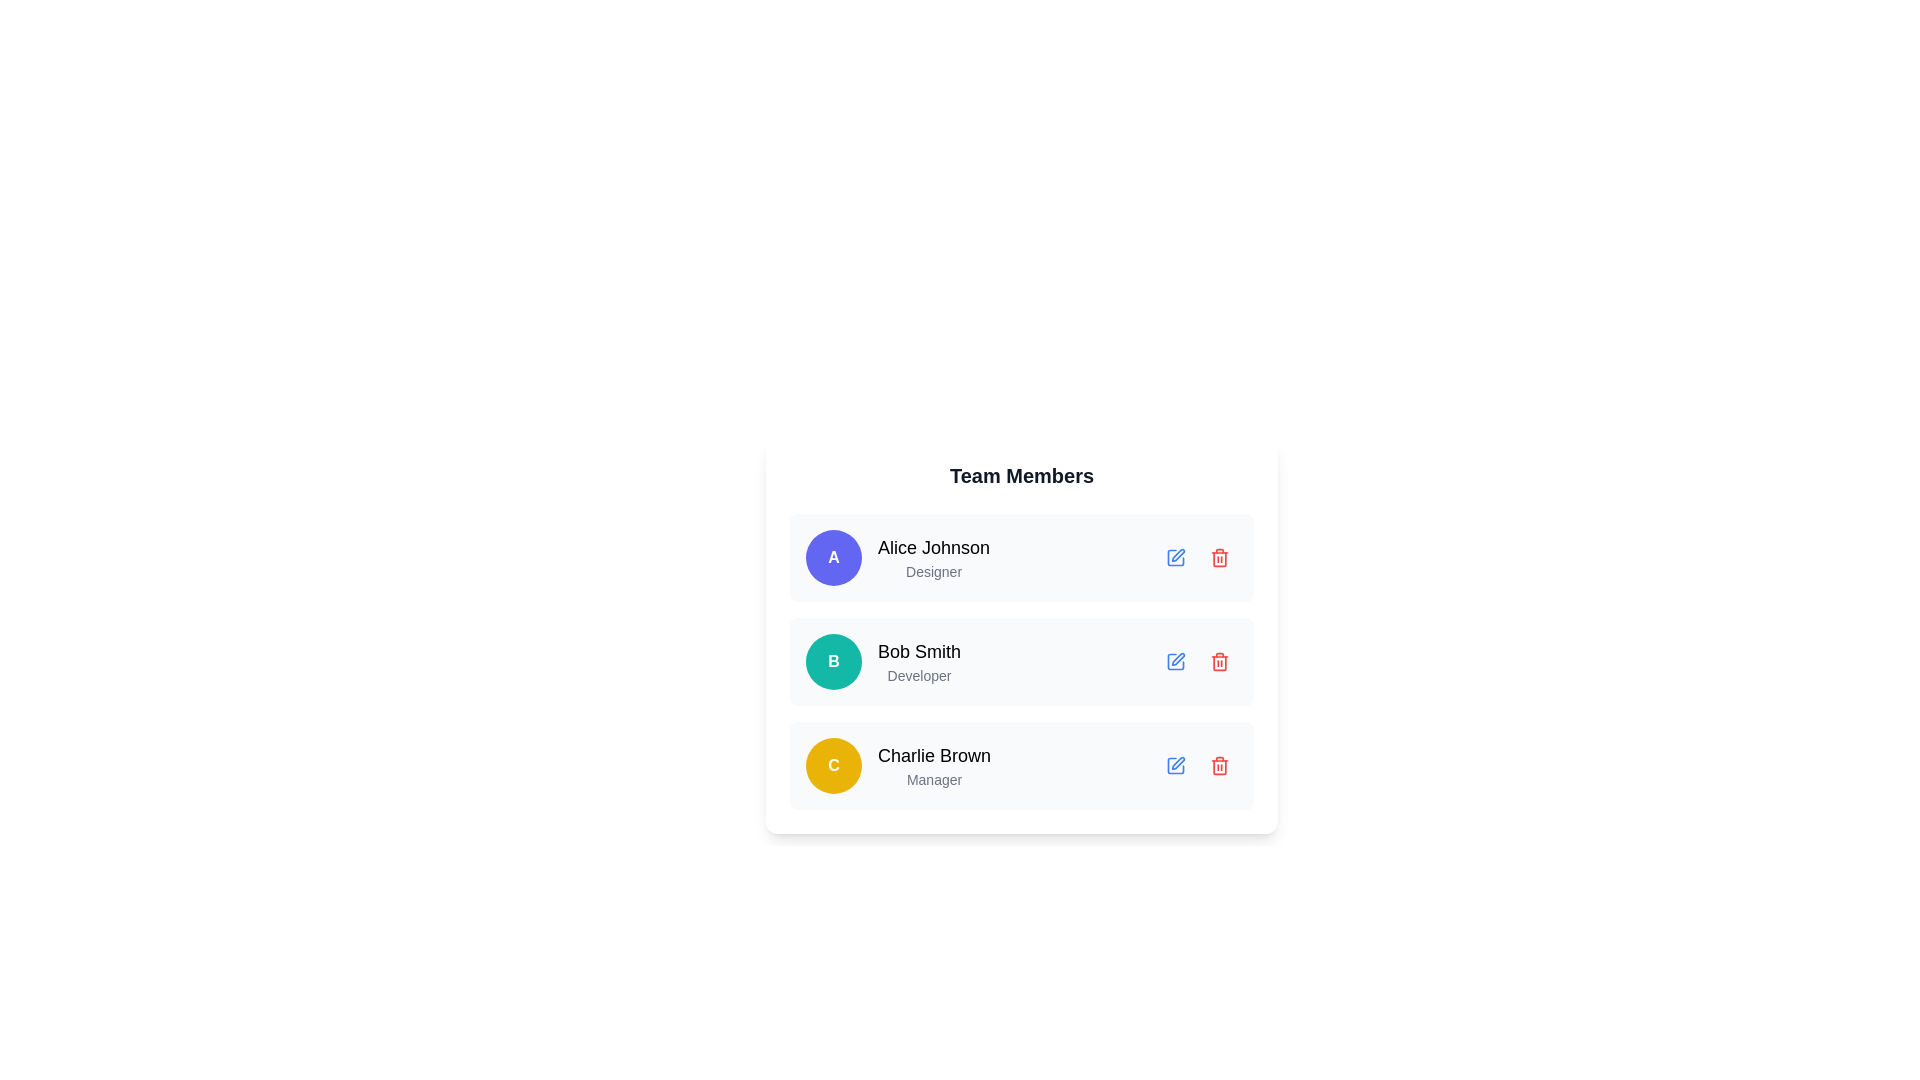 The image size is (1920, 1080). Describe the element at coordinates (1198, 558) in the screenshot. I see `the edit button located within the top row of the team members list, aligned to the right of 'Alice Johnson Designer' information block to modify the information` at that location.